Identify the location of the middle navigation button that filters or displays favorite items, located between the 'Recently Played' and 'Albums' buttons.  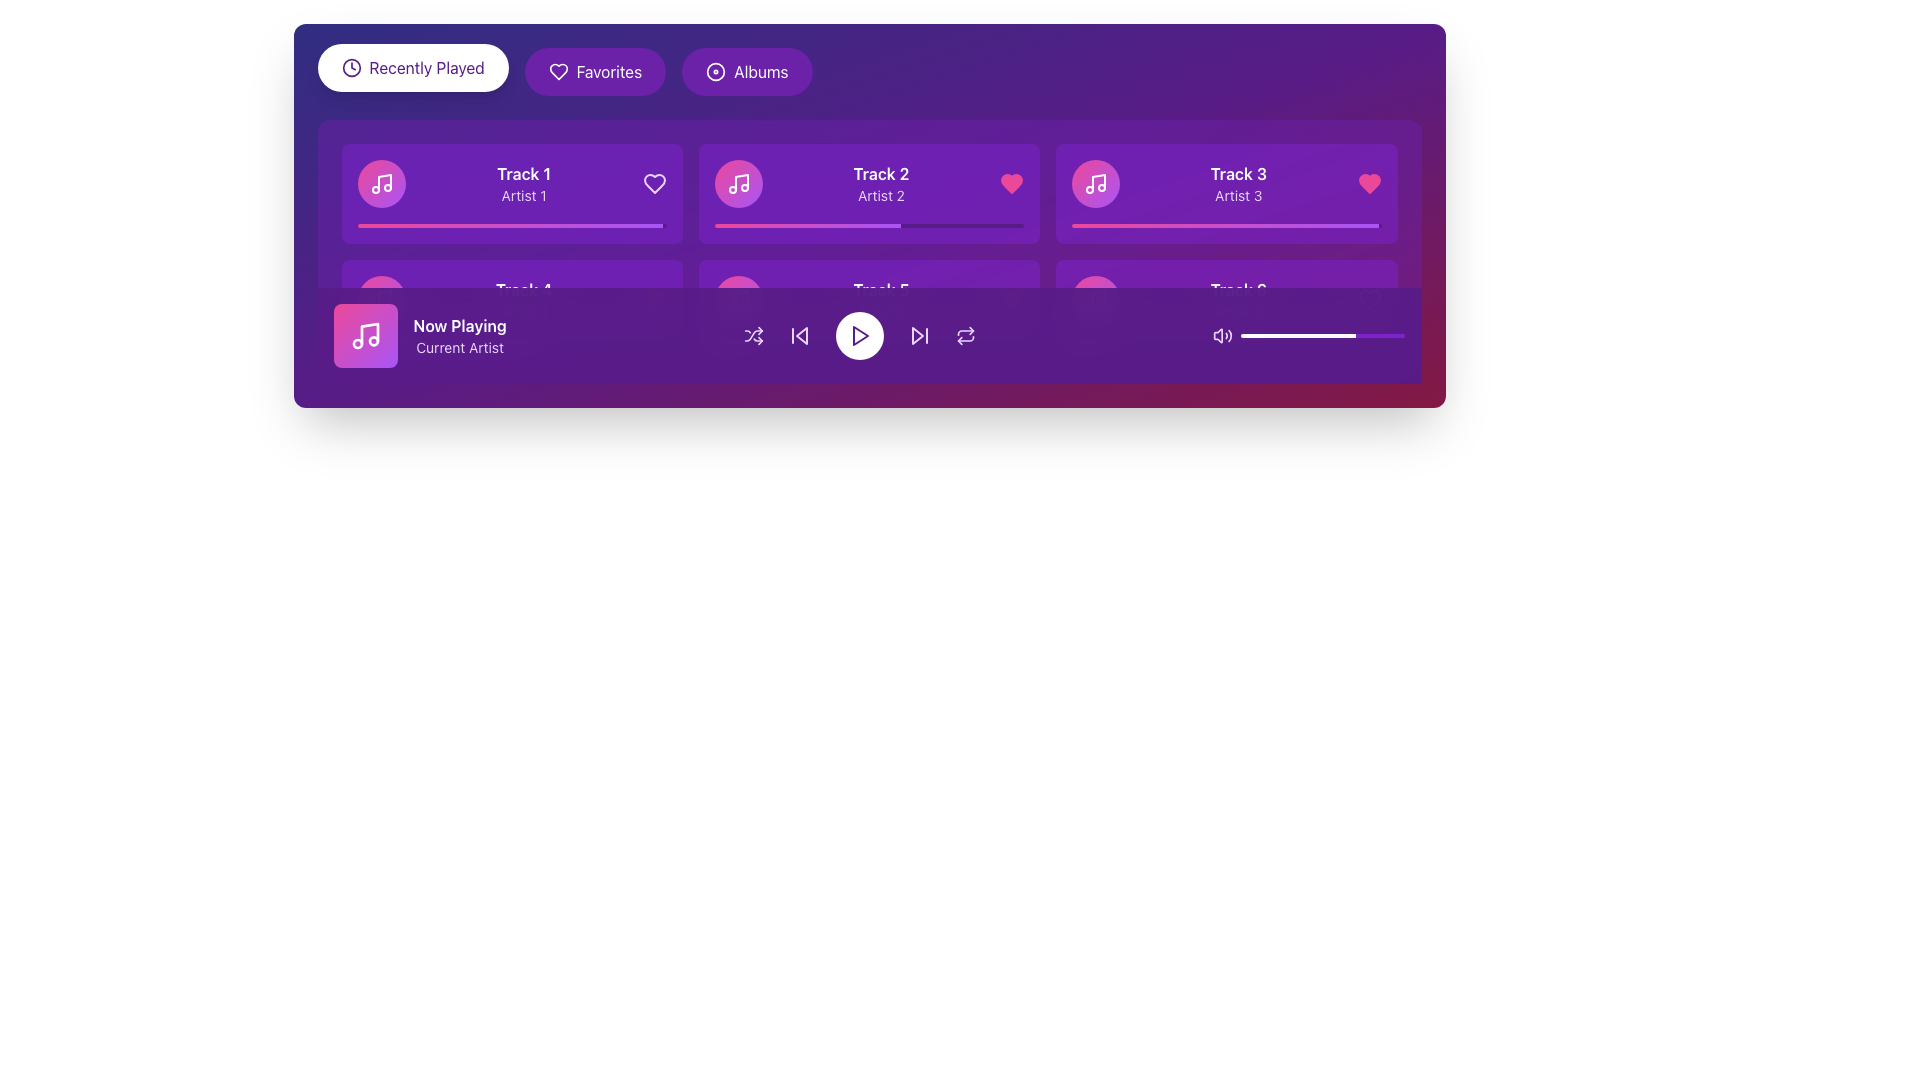
(594, 71).